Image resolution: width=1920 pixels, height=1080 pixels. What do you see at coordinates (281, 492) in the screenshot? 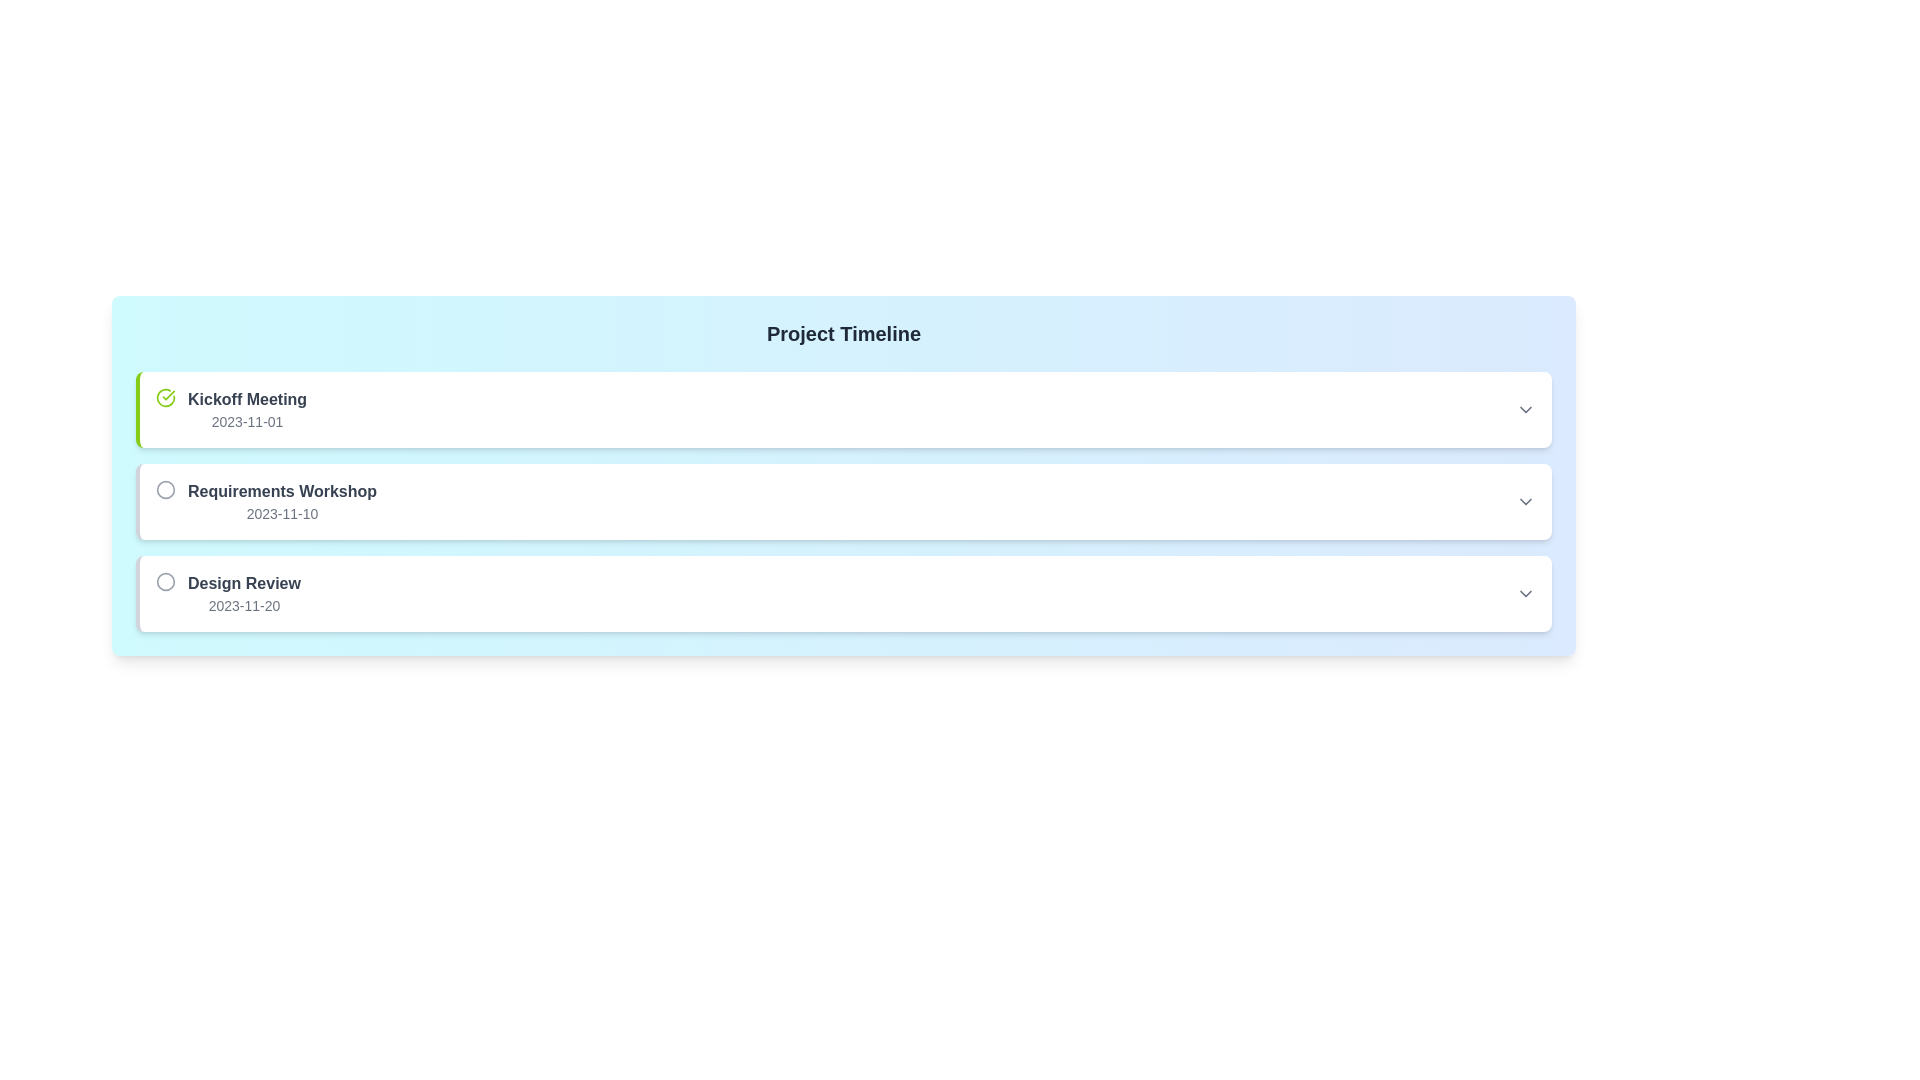
I see `the text label displaying the title 'Requirements Workshop' which is bold and dark gray in color, positioned at the top center of its card interface` at bounding box center [281, 492].